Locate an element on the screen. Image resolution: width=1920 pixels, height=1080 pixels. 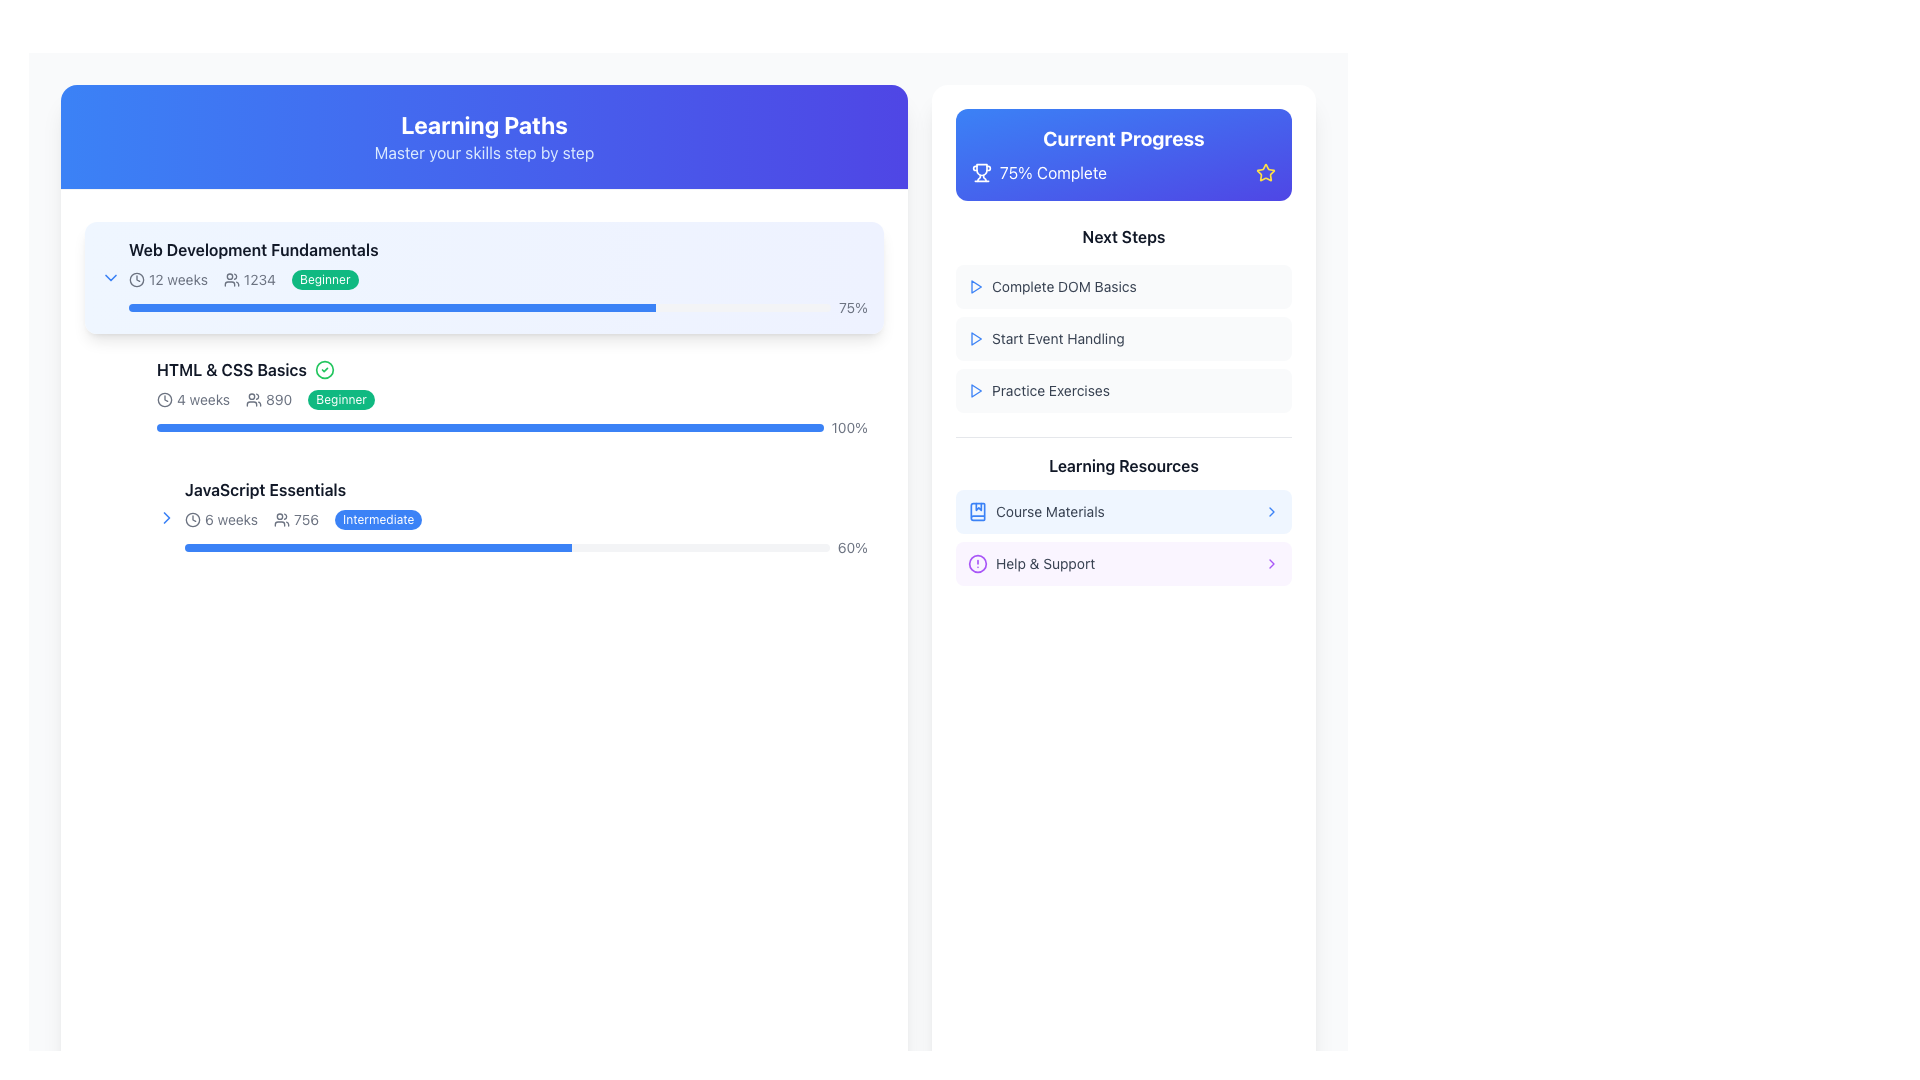
the clock icon next to the '12 weeks' text in the 'Web Development Fundamentals' entry of the 'Learning Paths' list is located at coordinates (136, 280).